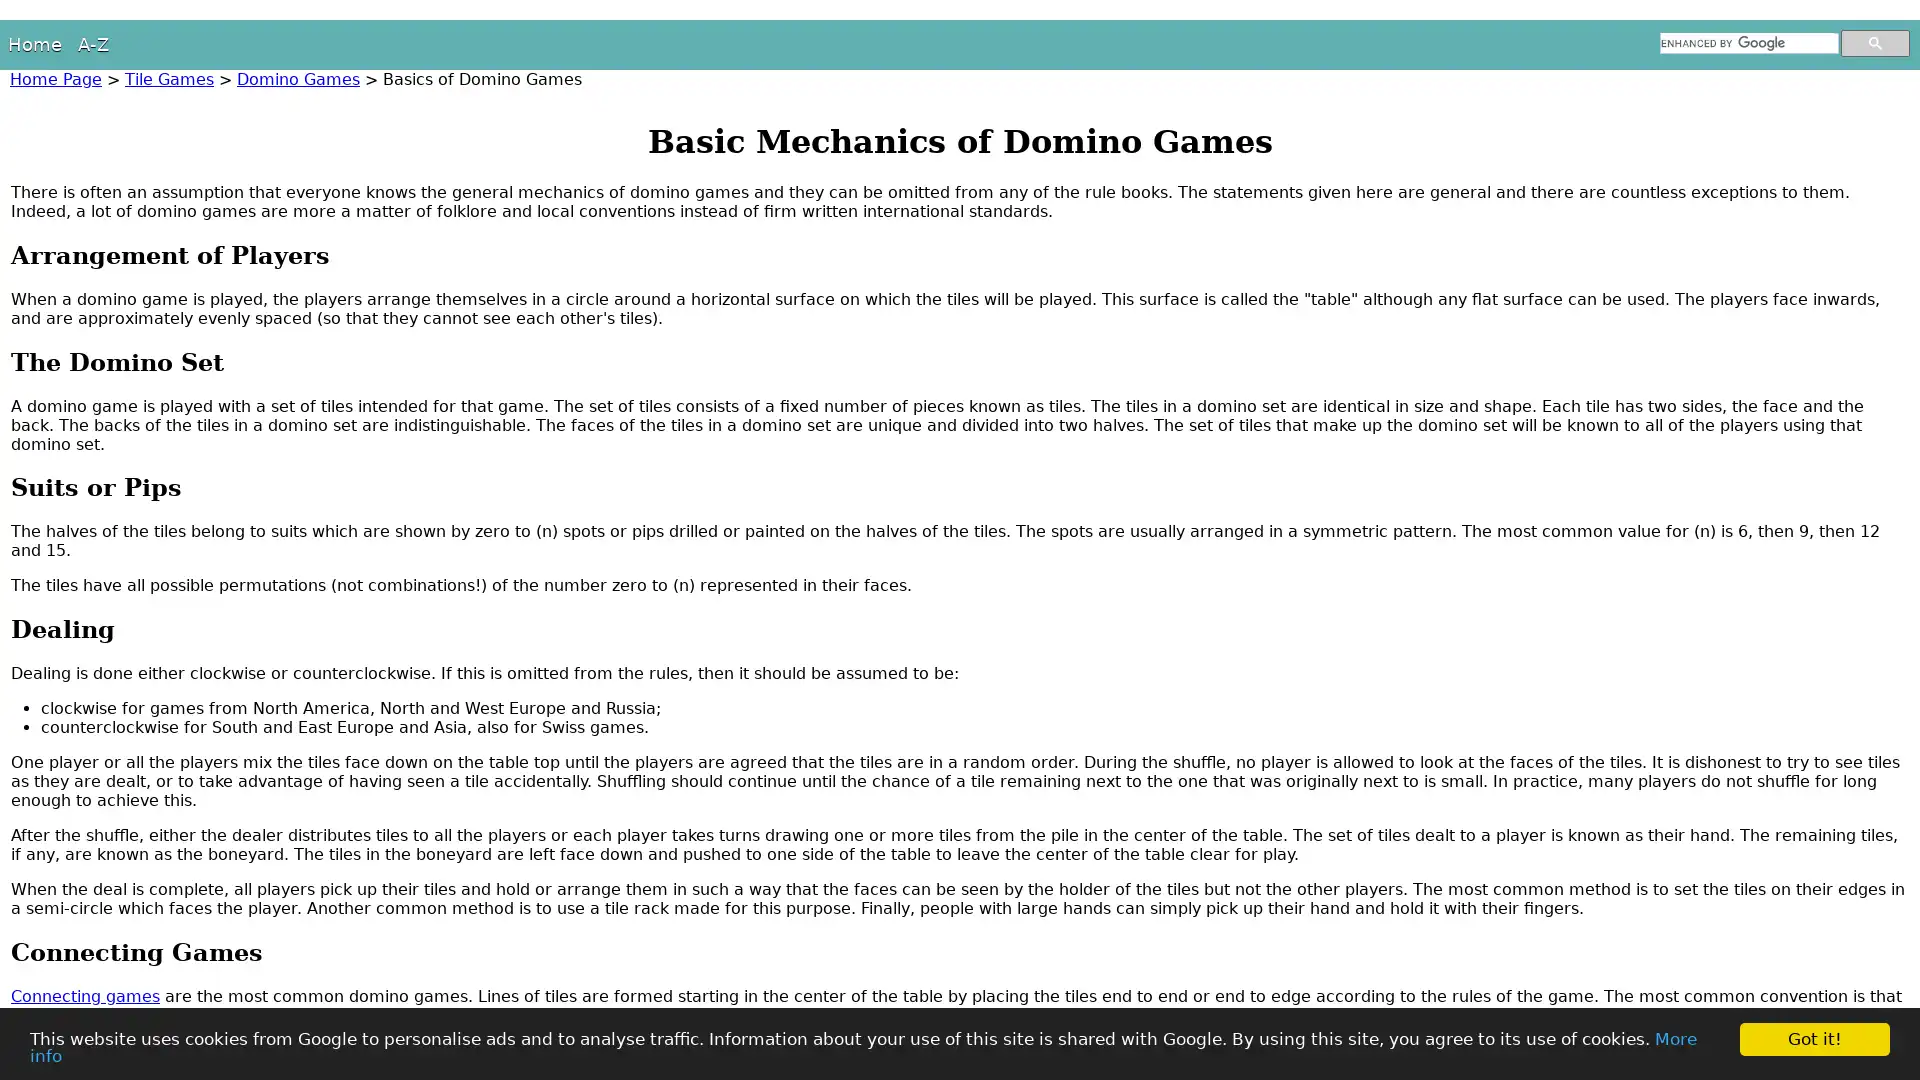  I want to click on search, so click(1874, 43).